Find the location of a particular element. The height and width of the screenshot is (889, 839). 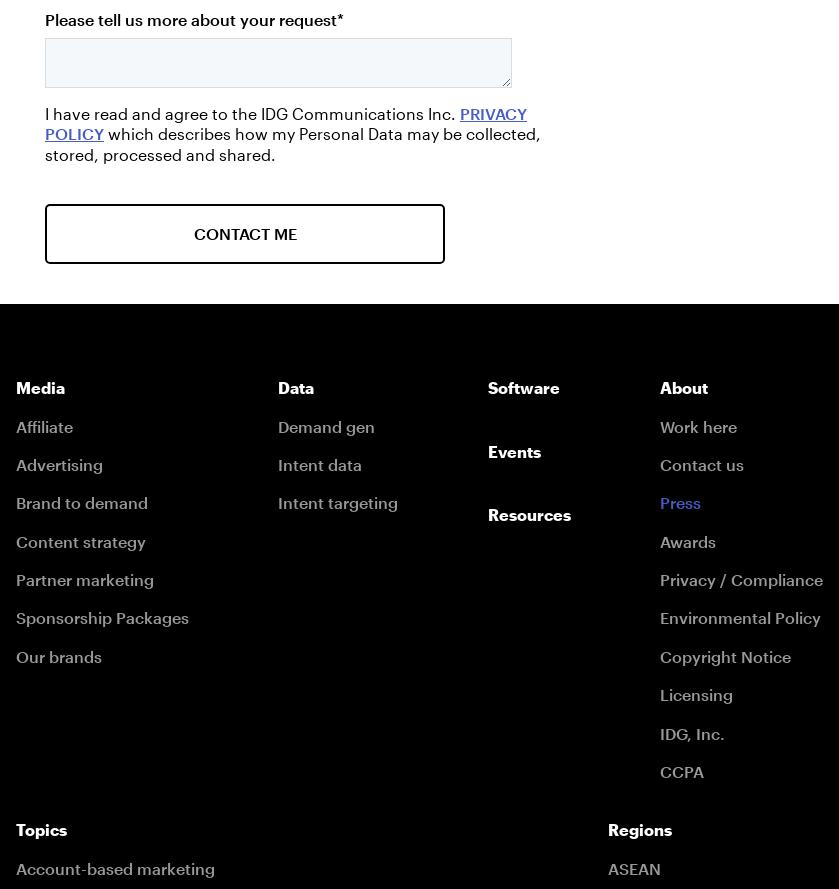

'Our brands' is located at coordinates (58, 655).